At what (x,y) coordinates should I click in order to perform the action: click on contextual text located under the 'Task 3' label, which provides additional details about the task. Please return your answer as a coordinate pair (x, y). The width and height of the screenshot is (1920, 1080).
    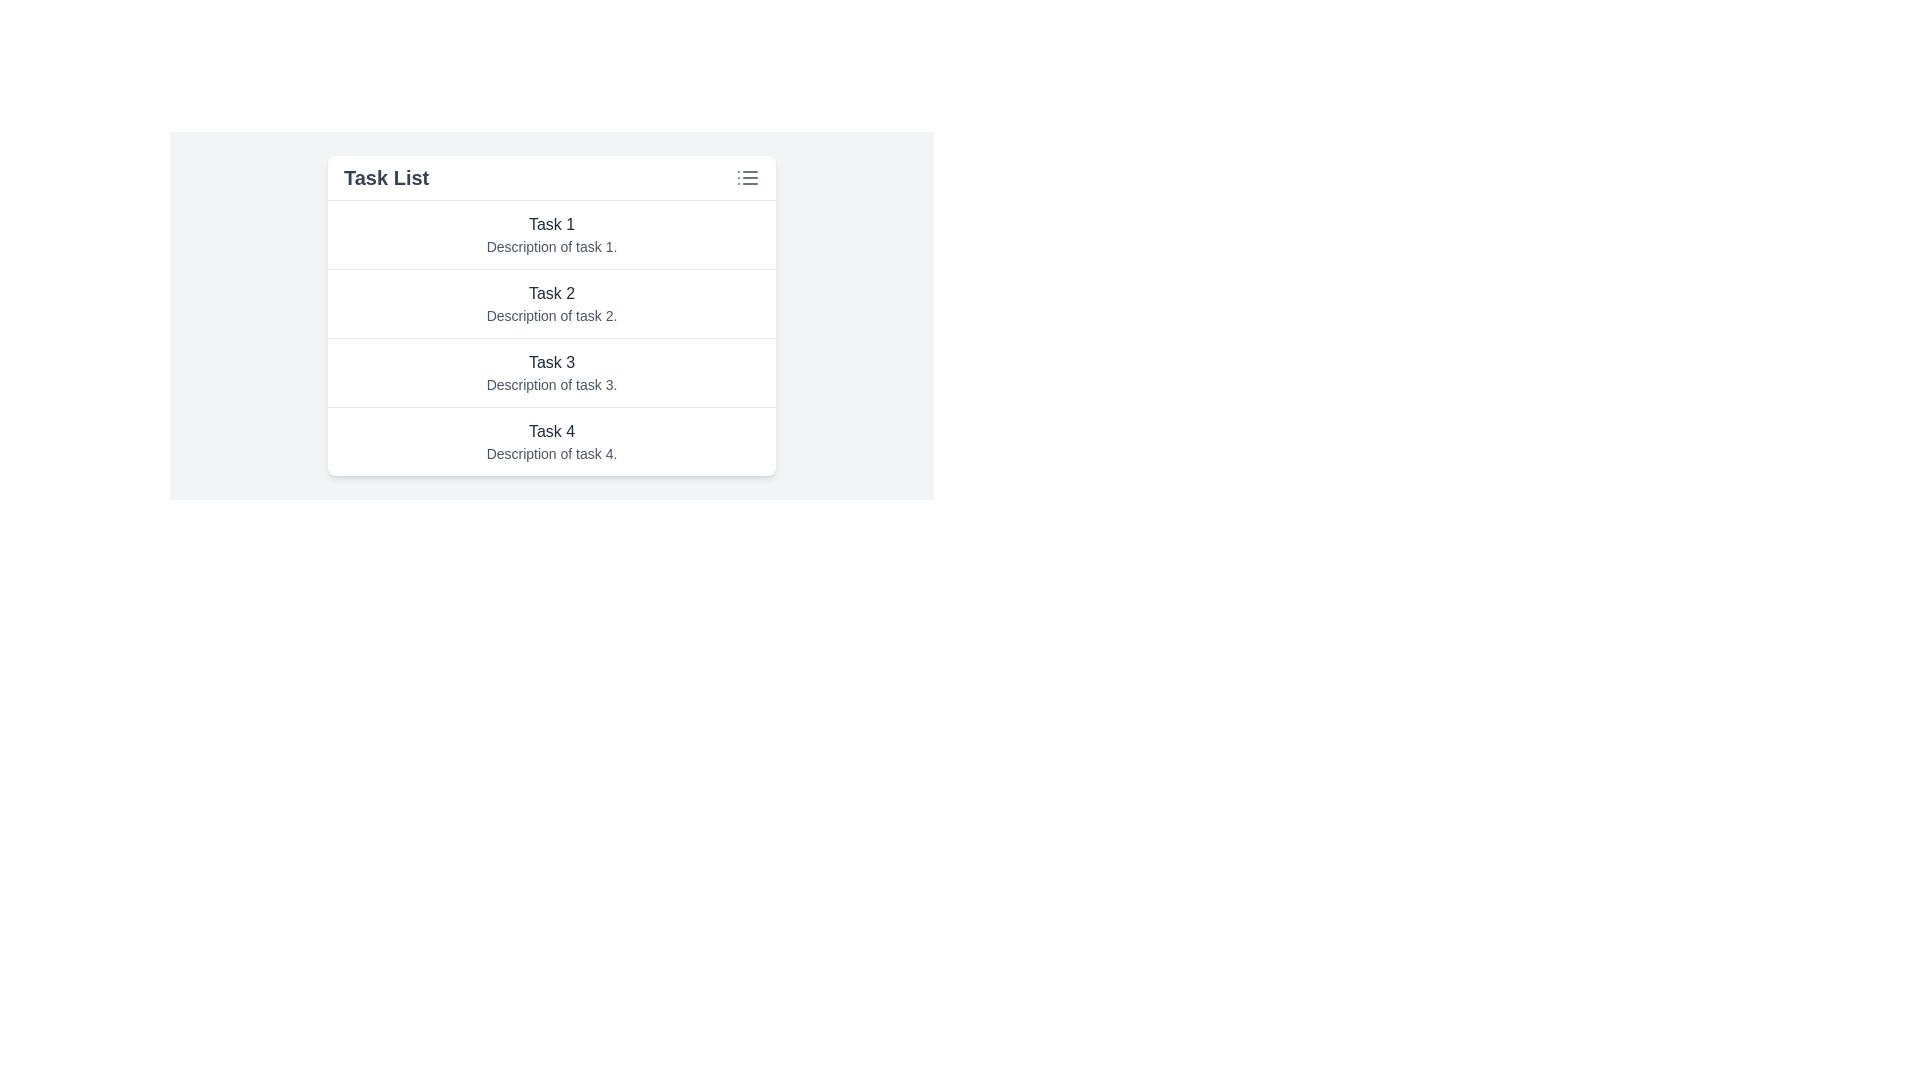
    Looking at the image, I should click on (552, 385).